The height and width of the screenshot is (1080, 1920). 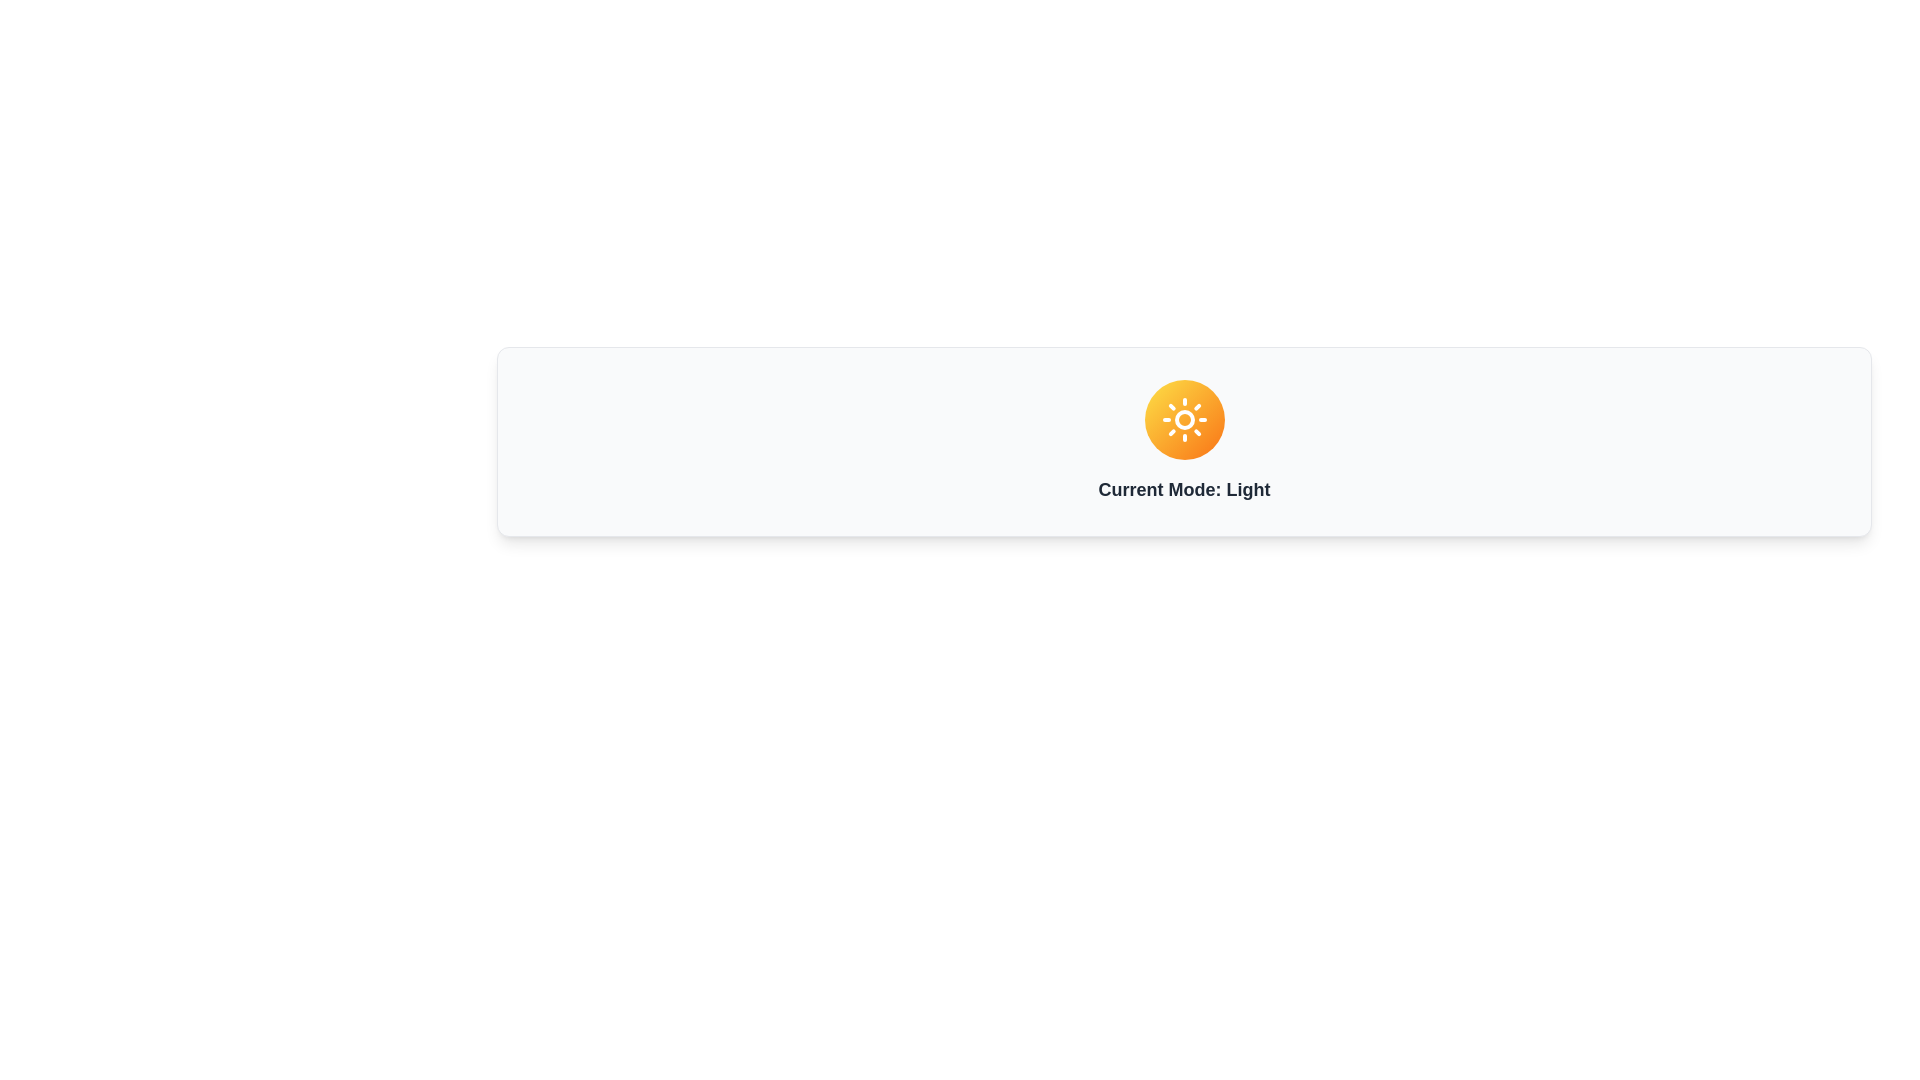 I want to click on the Light Mode icon, which is centrally placed above the text 'Current Mode: Light', so click(x=1184, y=419).